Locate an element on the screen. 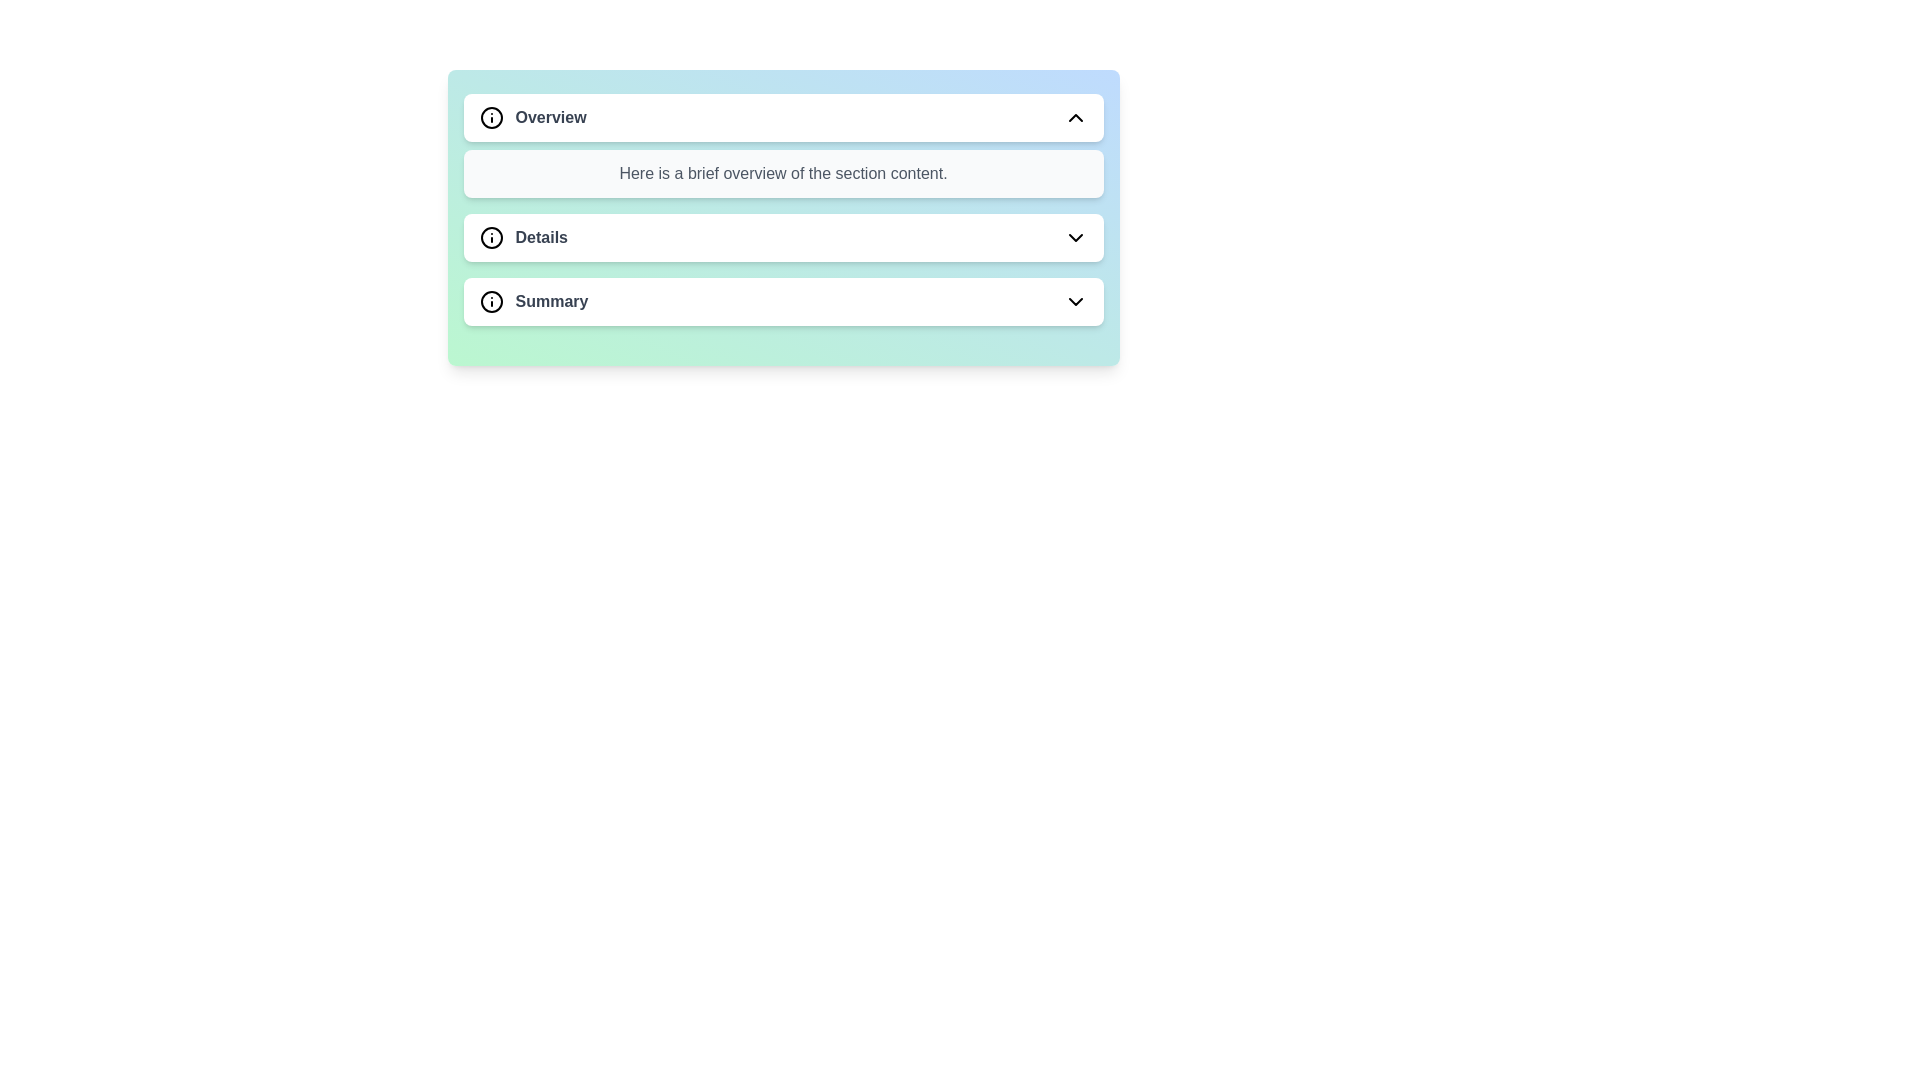  the informational icon located to the left of the 'Details' text to receive additional information is located at coordinates (491, 237).